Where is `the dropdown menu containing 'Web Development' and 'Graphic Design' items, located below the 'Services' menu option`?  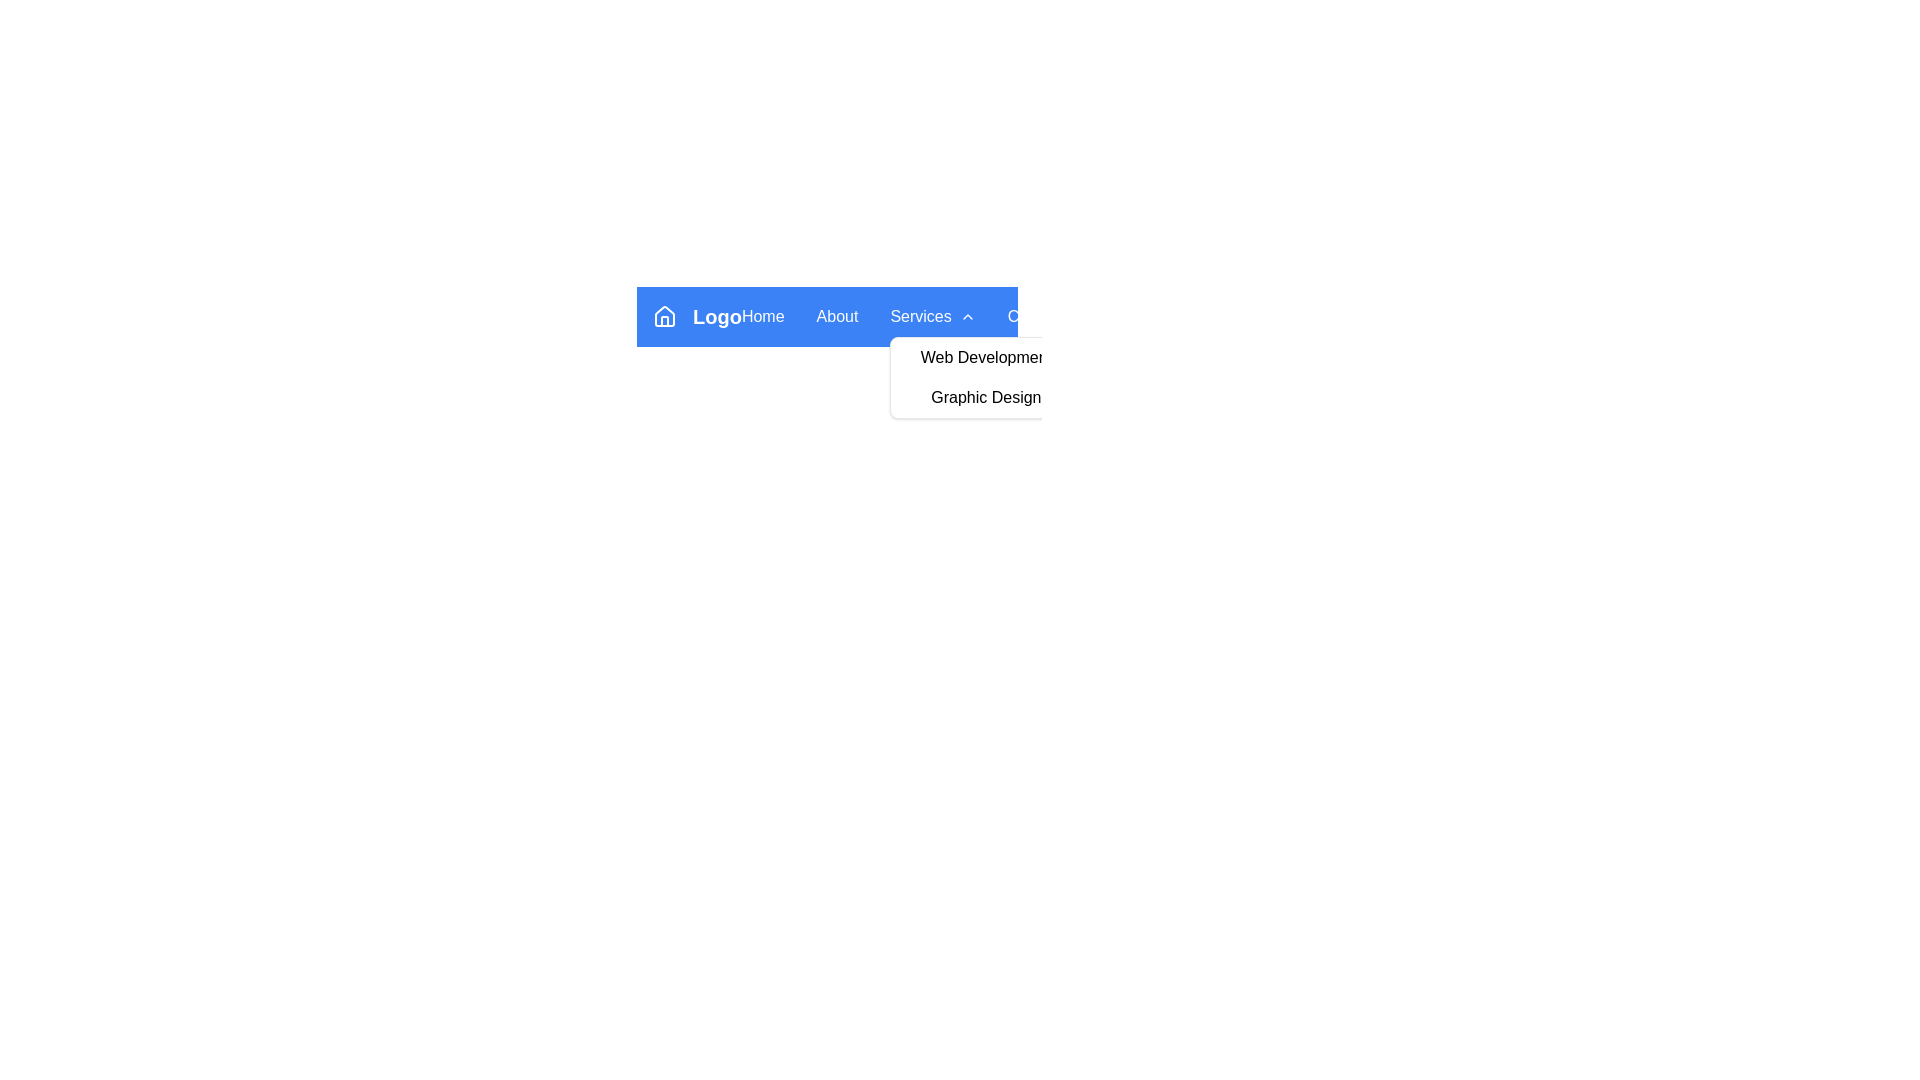 the dropdown menu containing 'Web Development' and 'Graphic Design' items, located below the 'Services' menu option is located at coordinates (986, 378).